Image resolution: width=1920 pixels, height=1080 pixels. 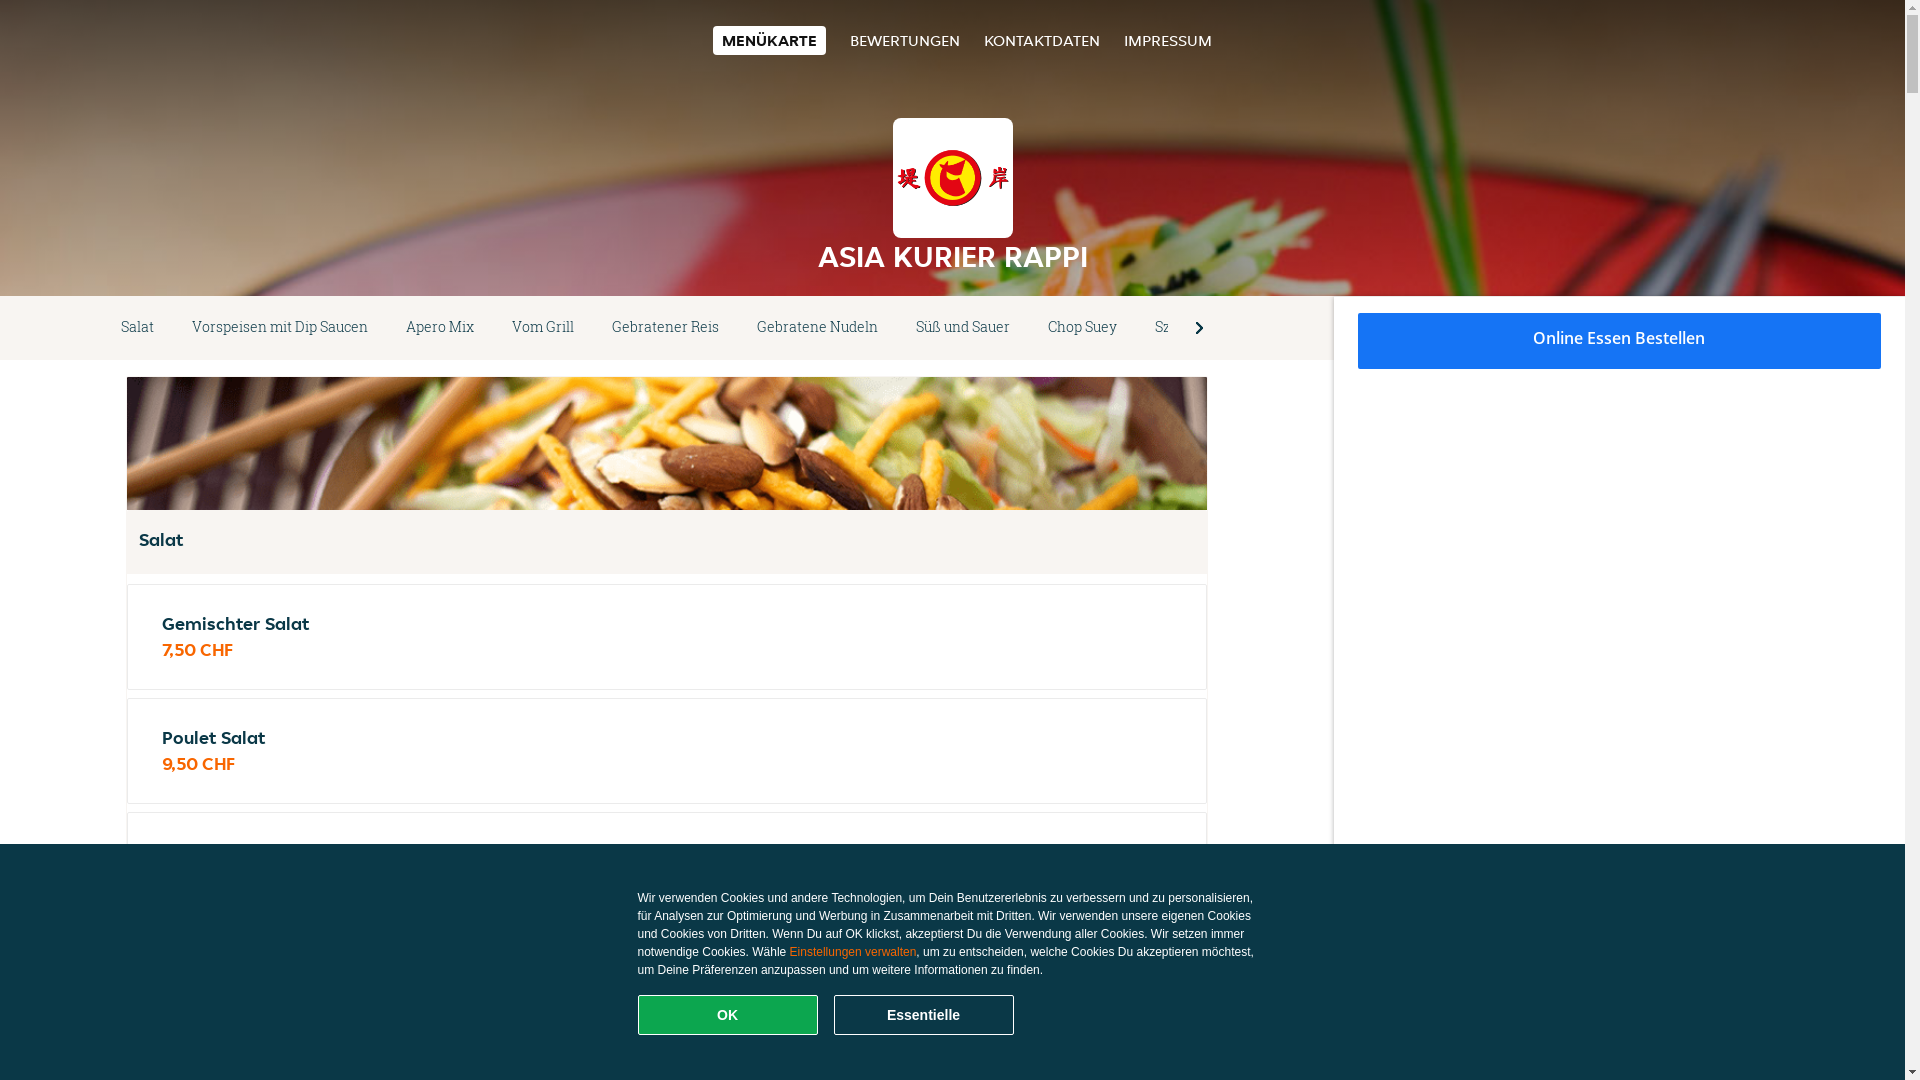 What do you see at coordinates (1123, 40) in the screenshot?
I see `'IMPRESSUM'` at bounding box center [1123, 40].